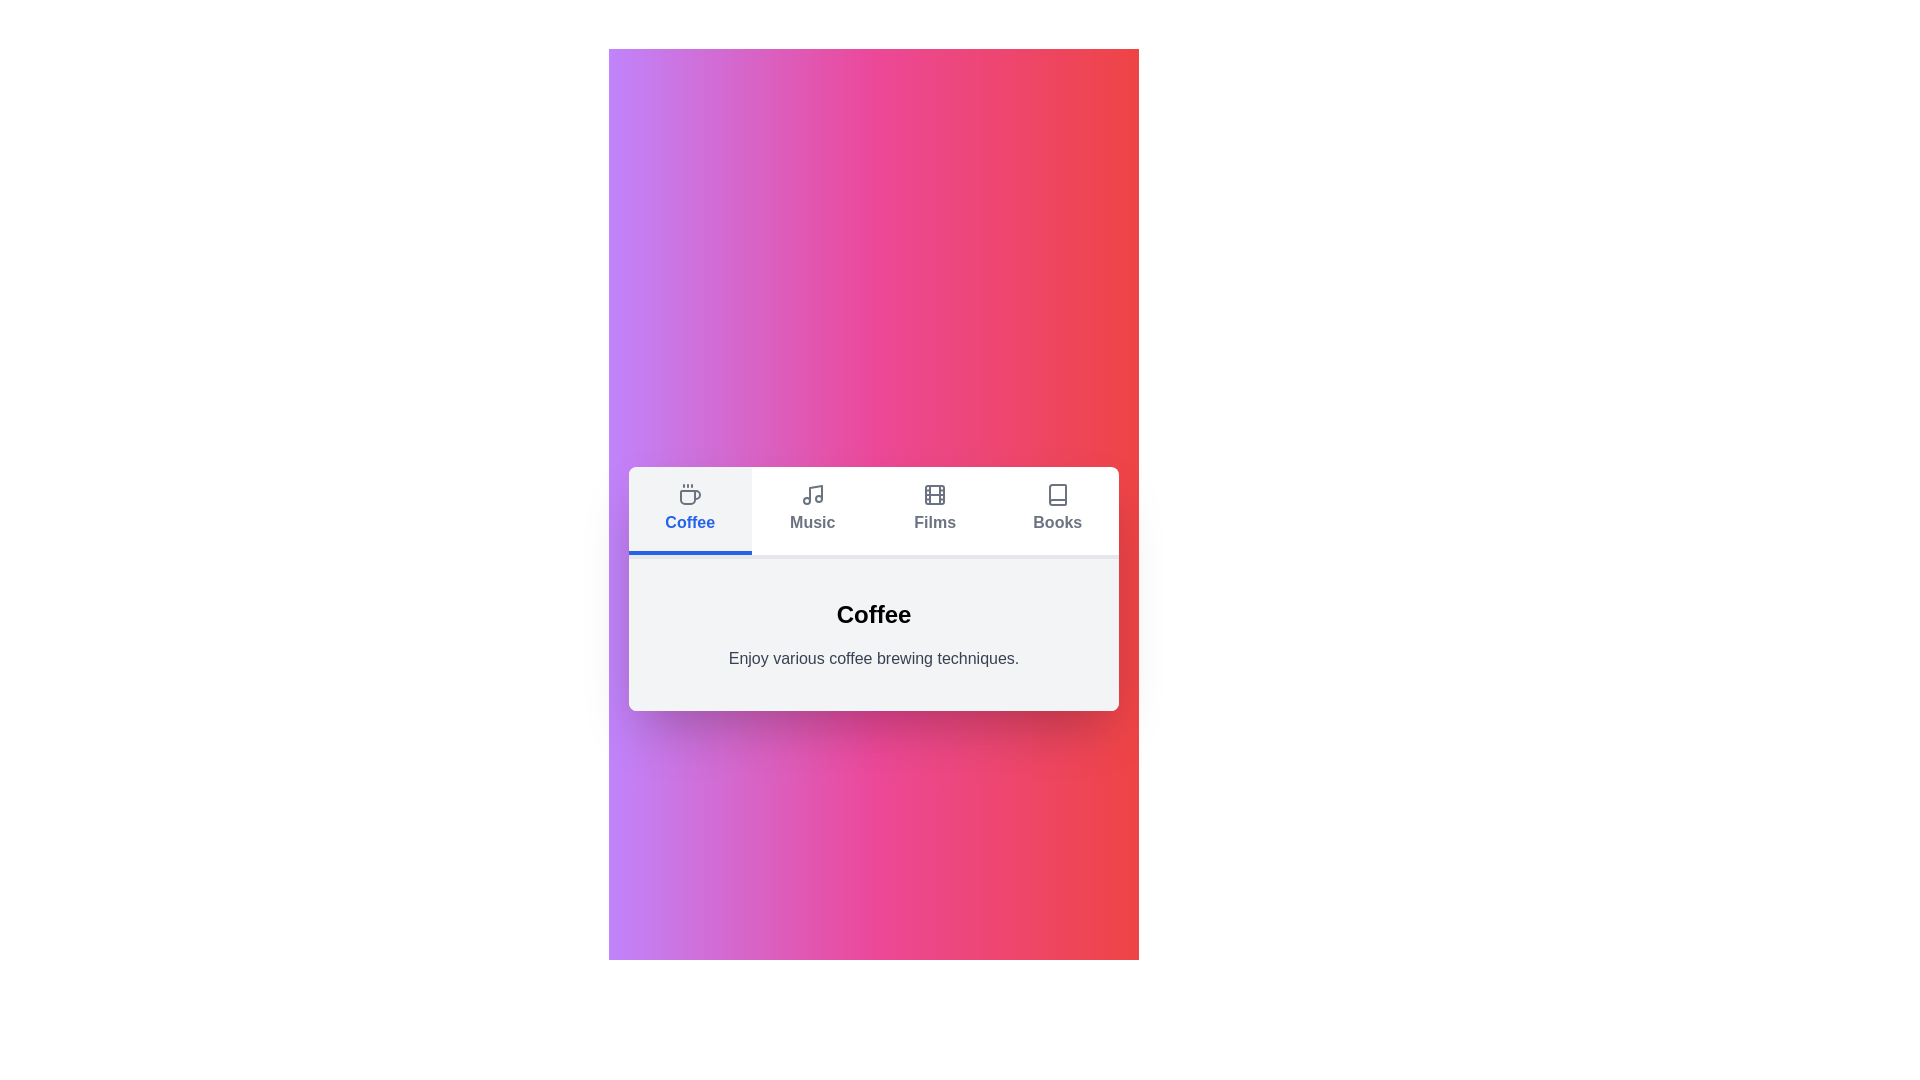 Image resolution: width=1920 pixels, height=1080 pixels. What do you see at coordinates (1056, 509) in the screenshot?
I see `the tab labeled Books` at bounding box center [1056, 509].